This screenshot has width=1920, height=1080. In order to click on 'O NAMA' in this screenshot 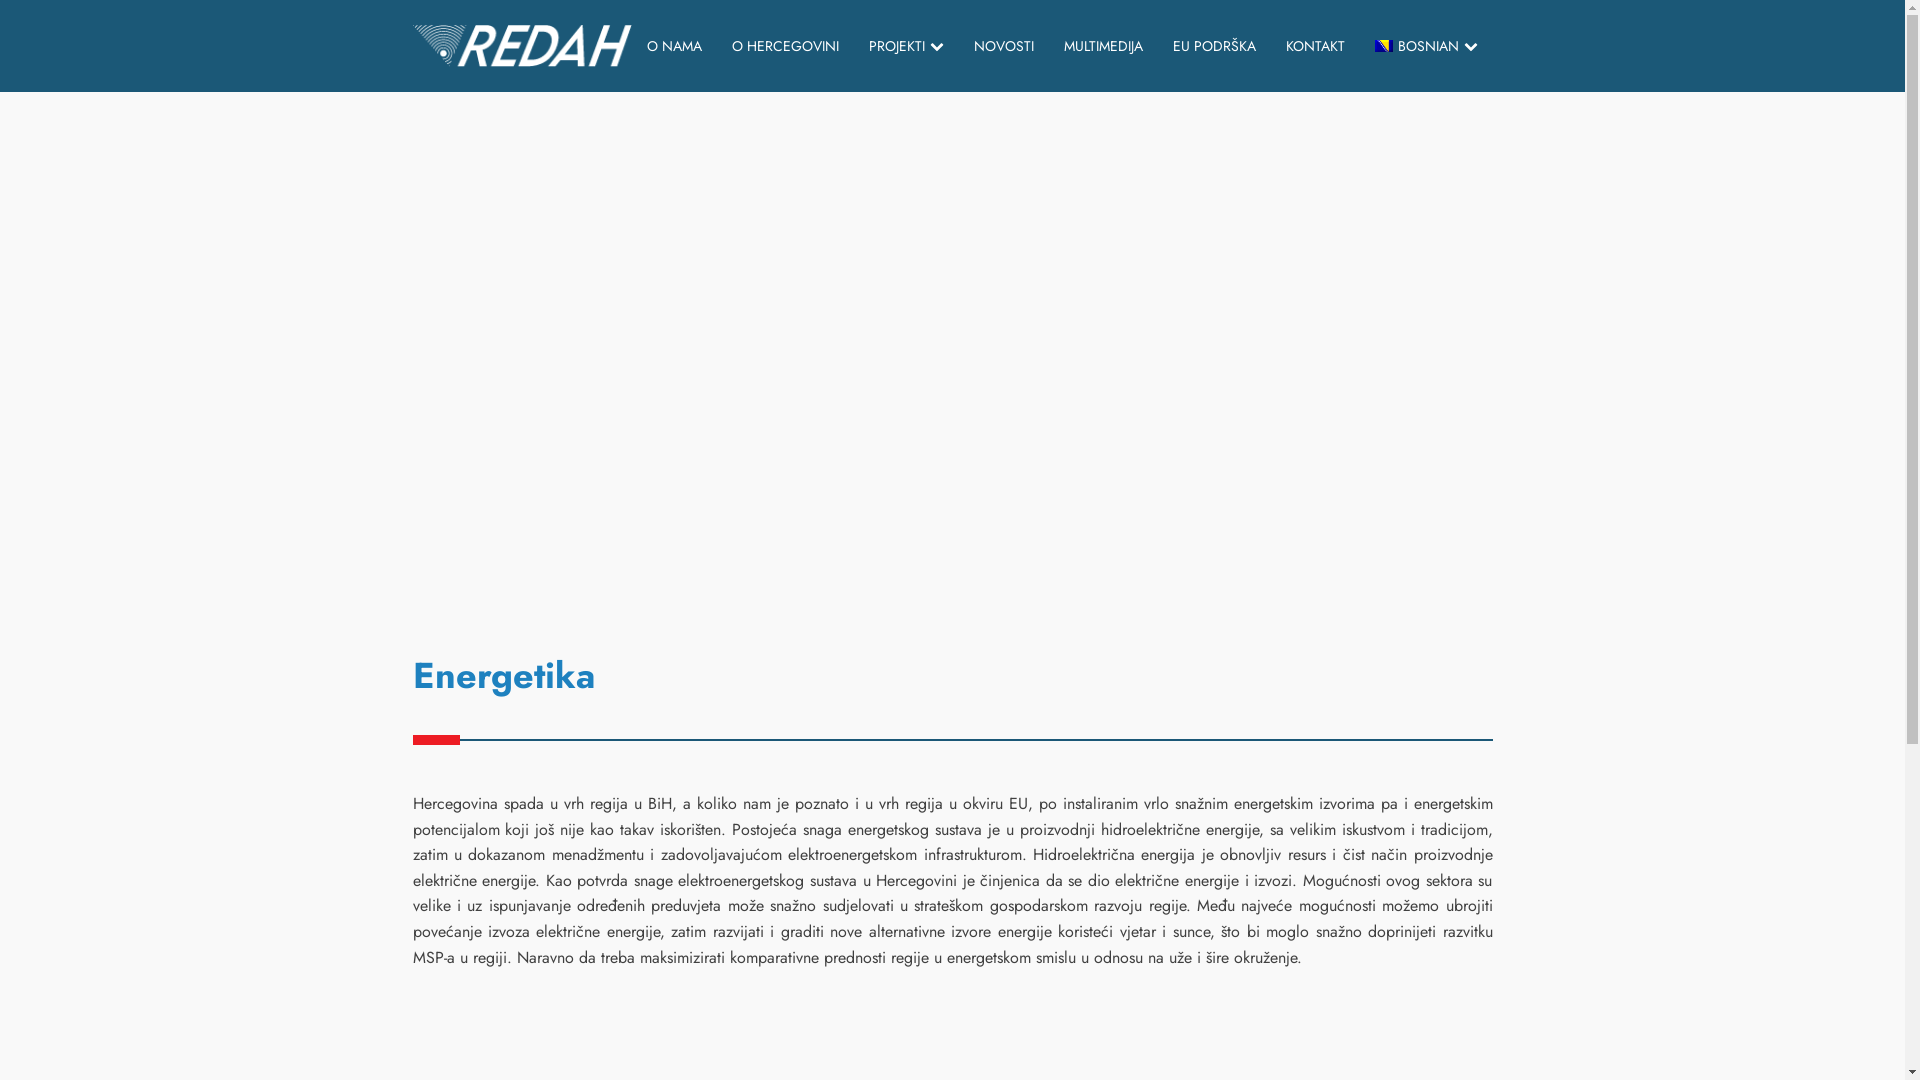, I will do `click(674, 45)`.